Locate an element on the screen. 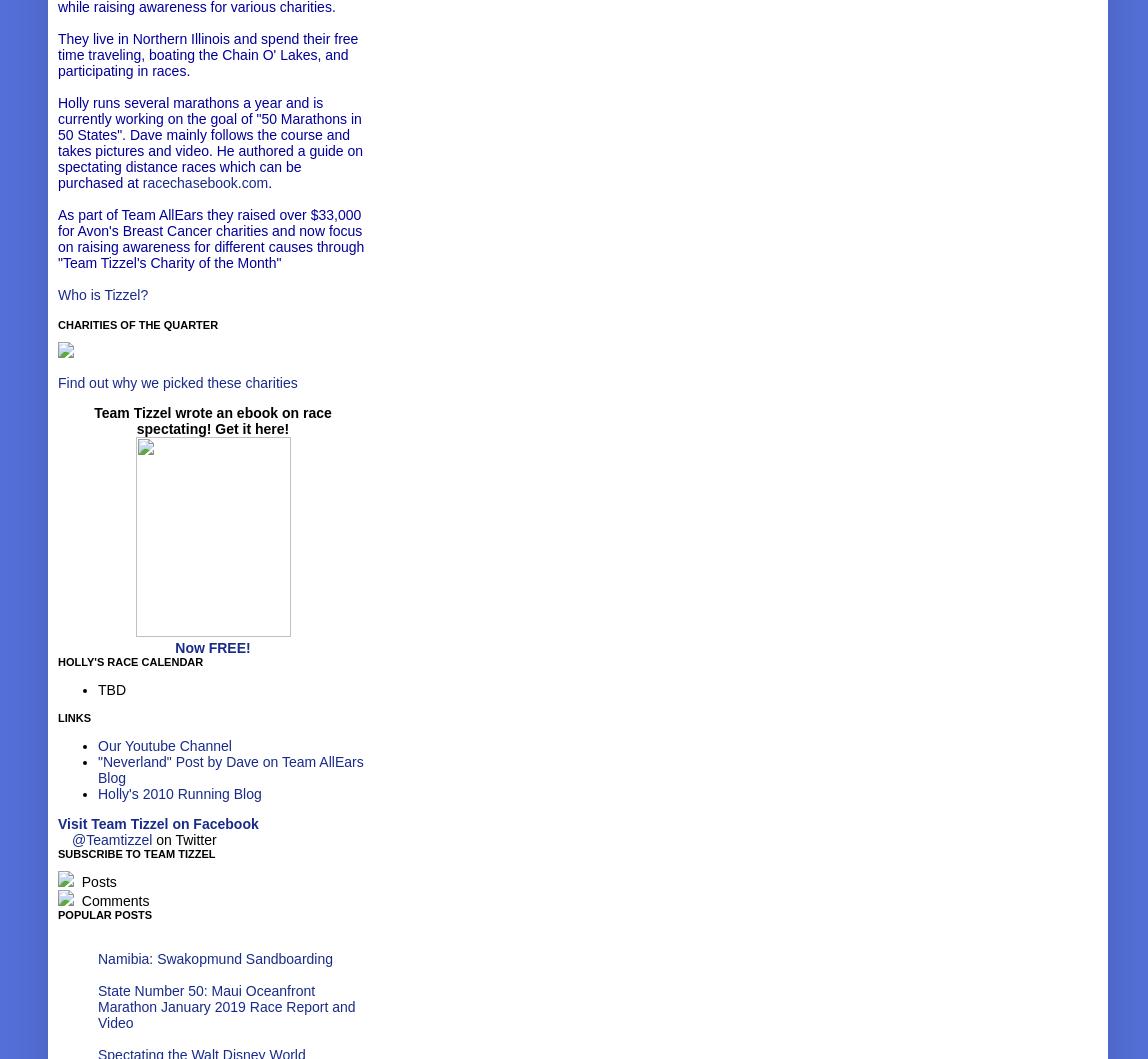 This screenshot has width=1148, height=1059. 'authored a guide on spectating distance races which can be purchased at' is located at coordinates (210, 165).